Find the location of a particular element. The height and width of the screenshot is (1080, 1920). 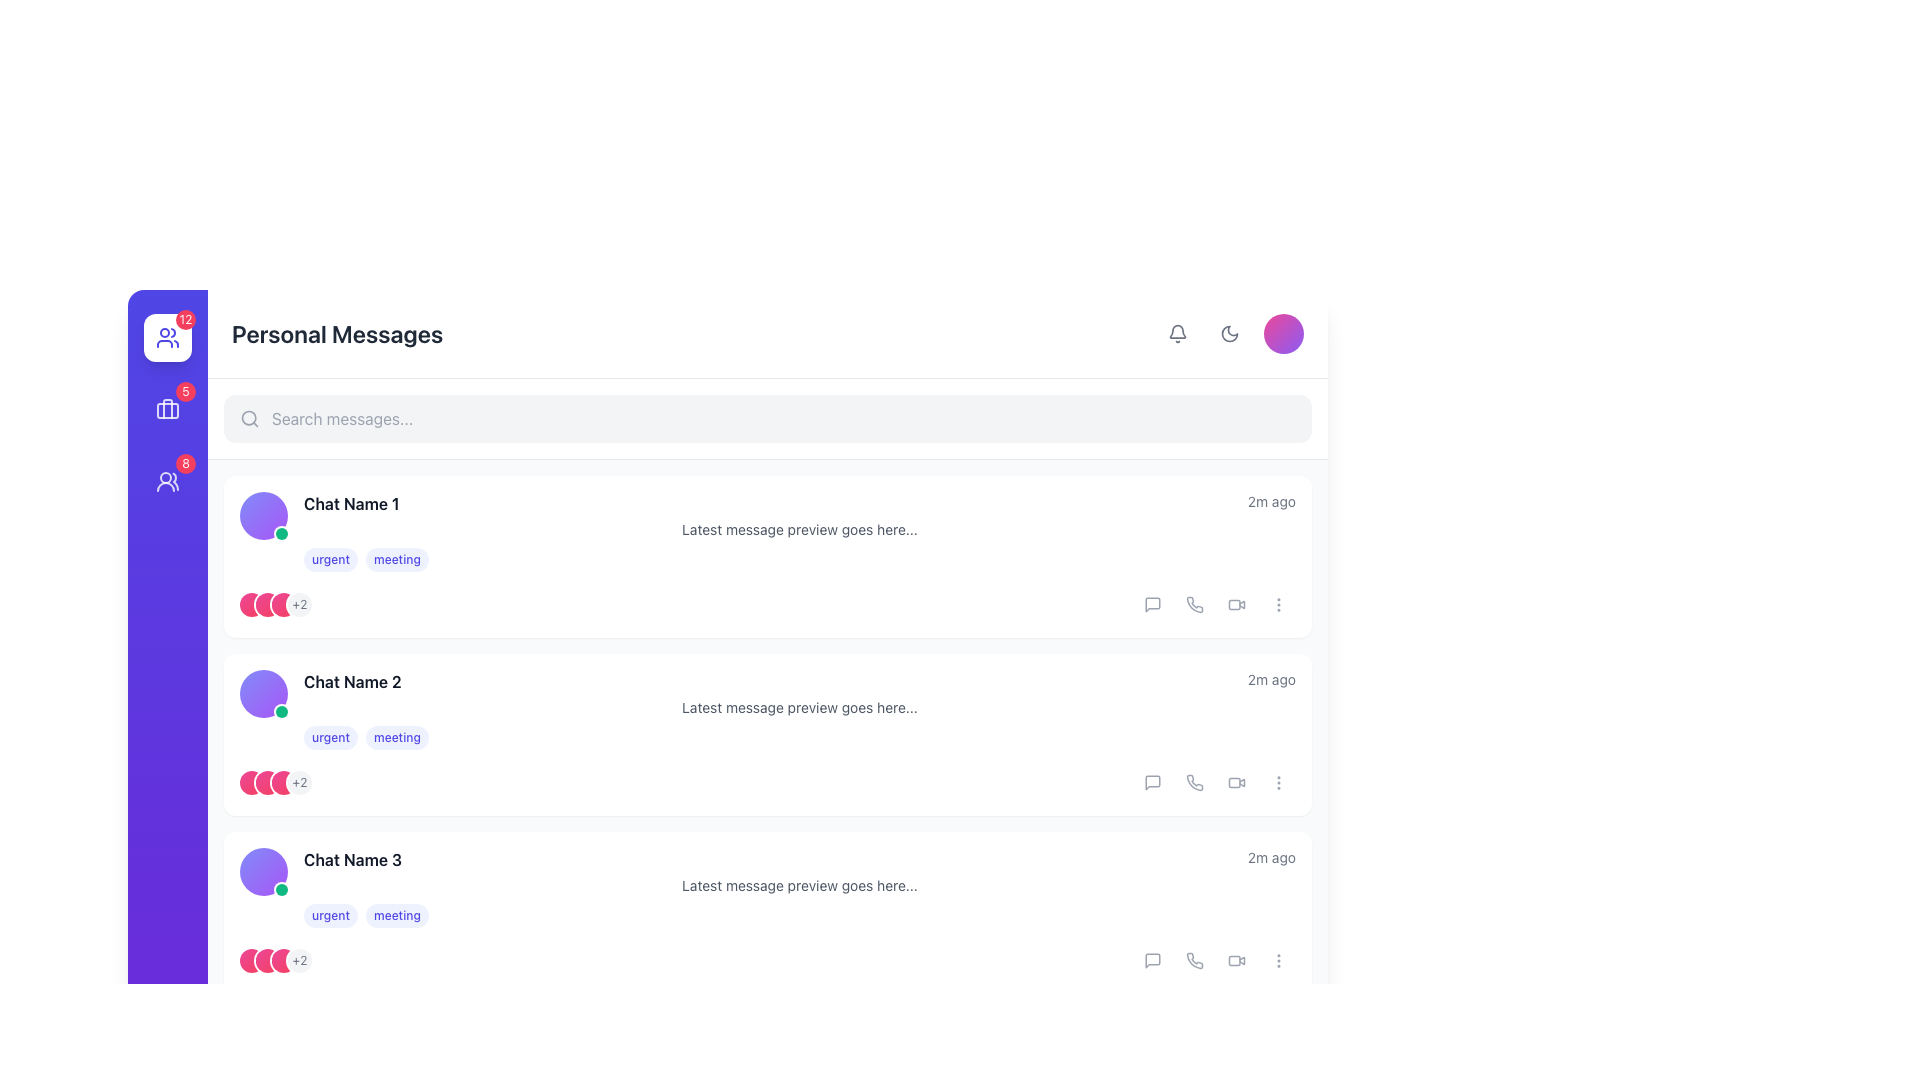

the Avatar icon, which is the third circular icon in a horizontal layout under 'Chat Name 3' is located at coordinates (282, 959).